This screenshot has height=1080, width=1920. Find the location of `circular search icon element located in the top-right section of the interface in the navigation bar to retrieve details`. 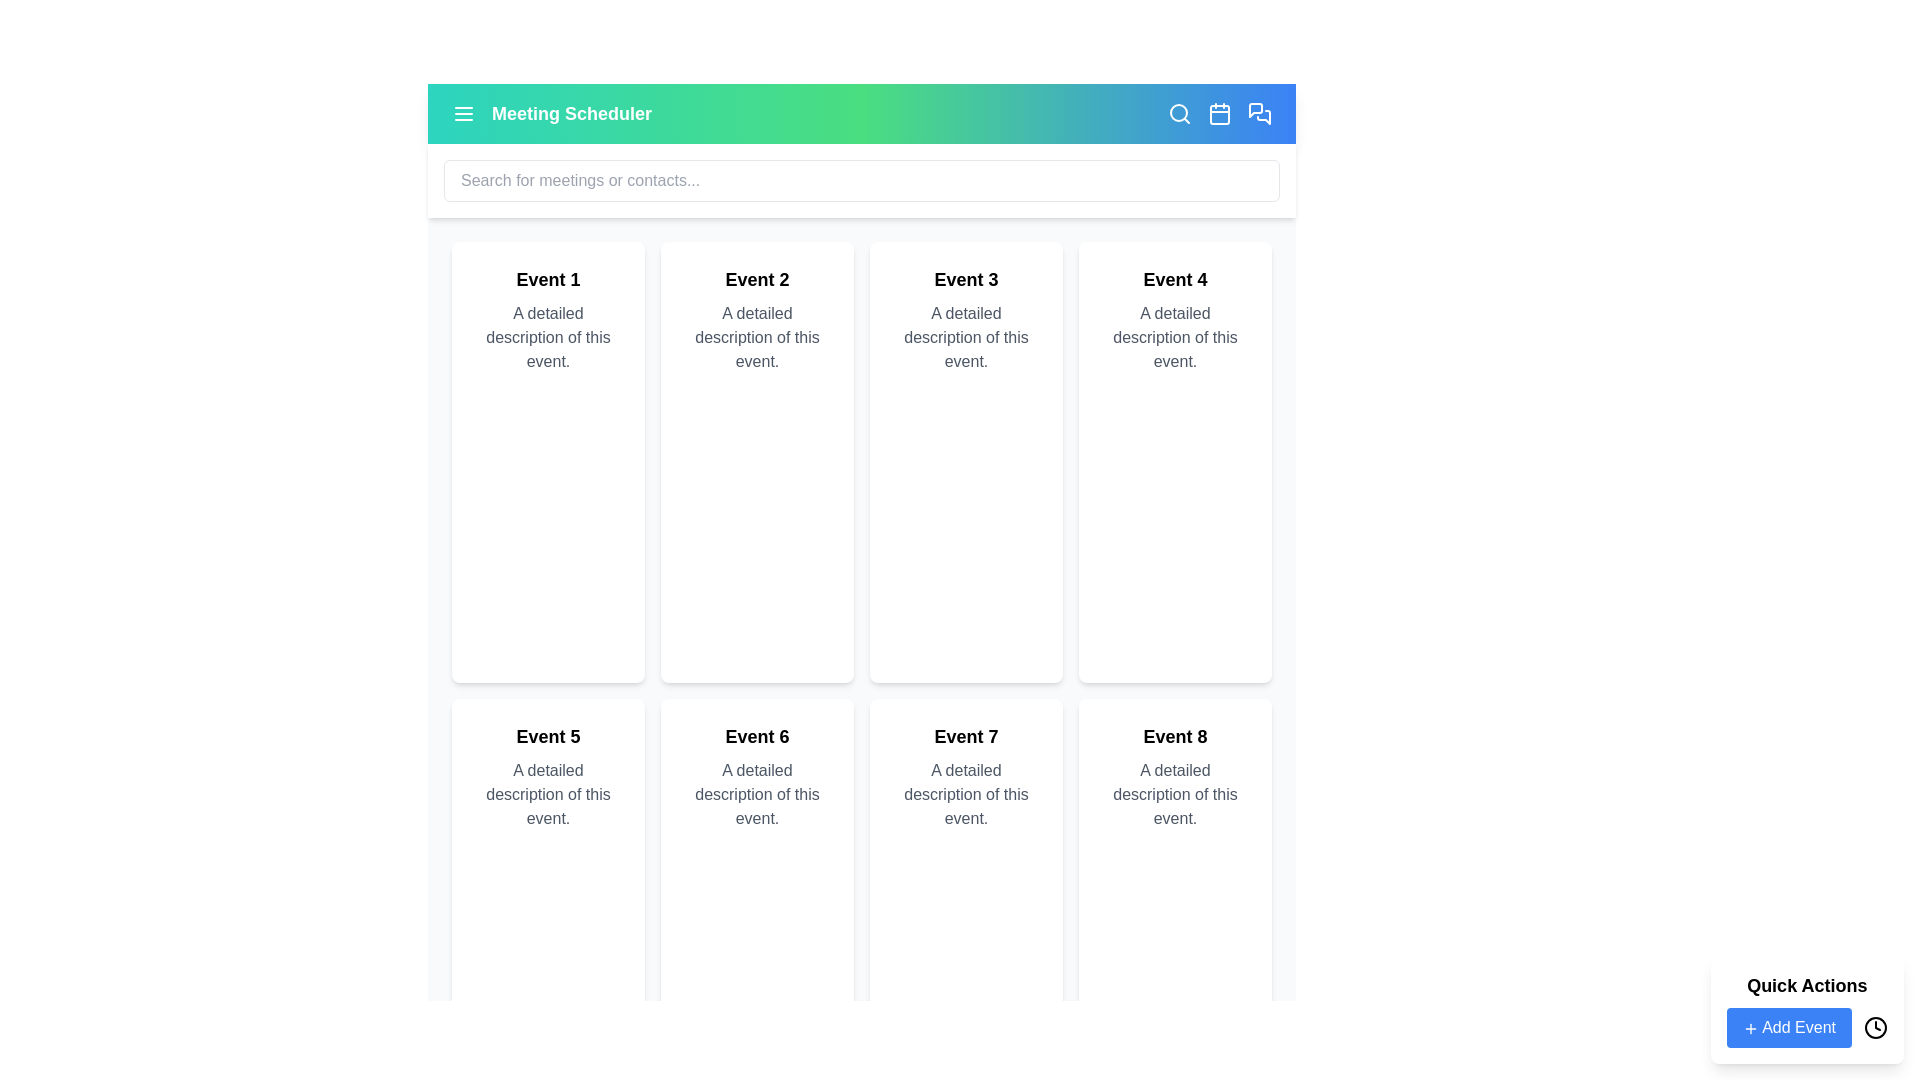

circular search icon element located in the top-right section of the interface in the navigation bar to retrieve details is located at coordinates (1179, 112).